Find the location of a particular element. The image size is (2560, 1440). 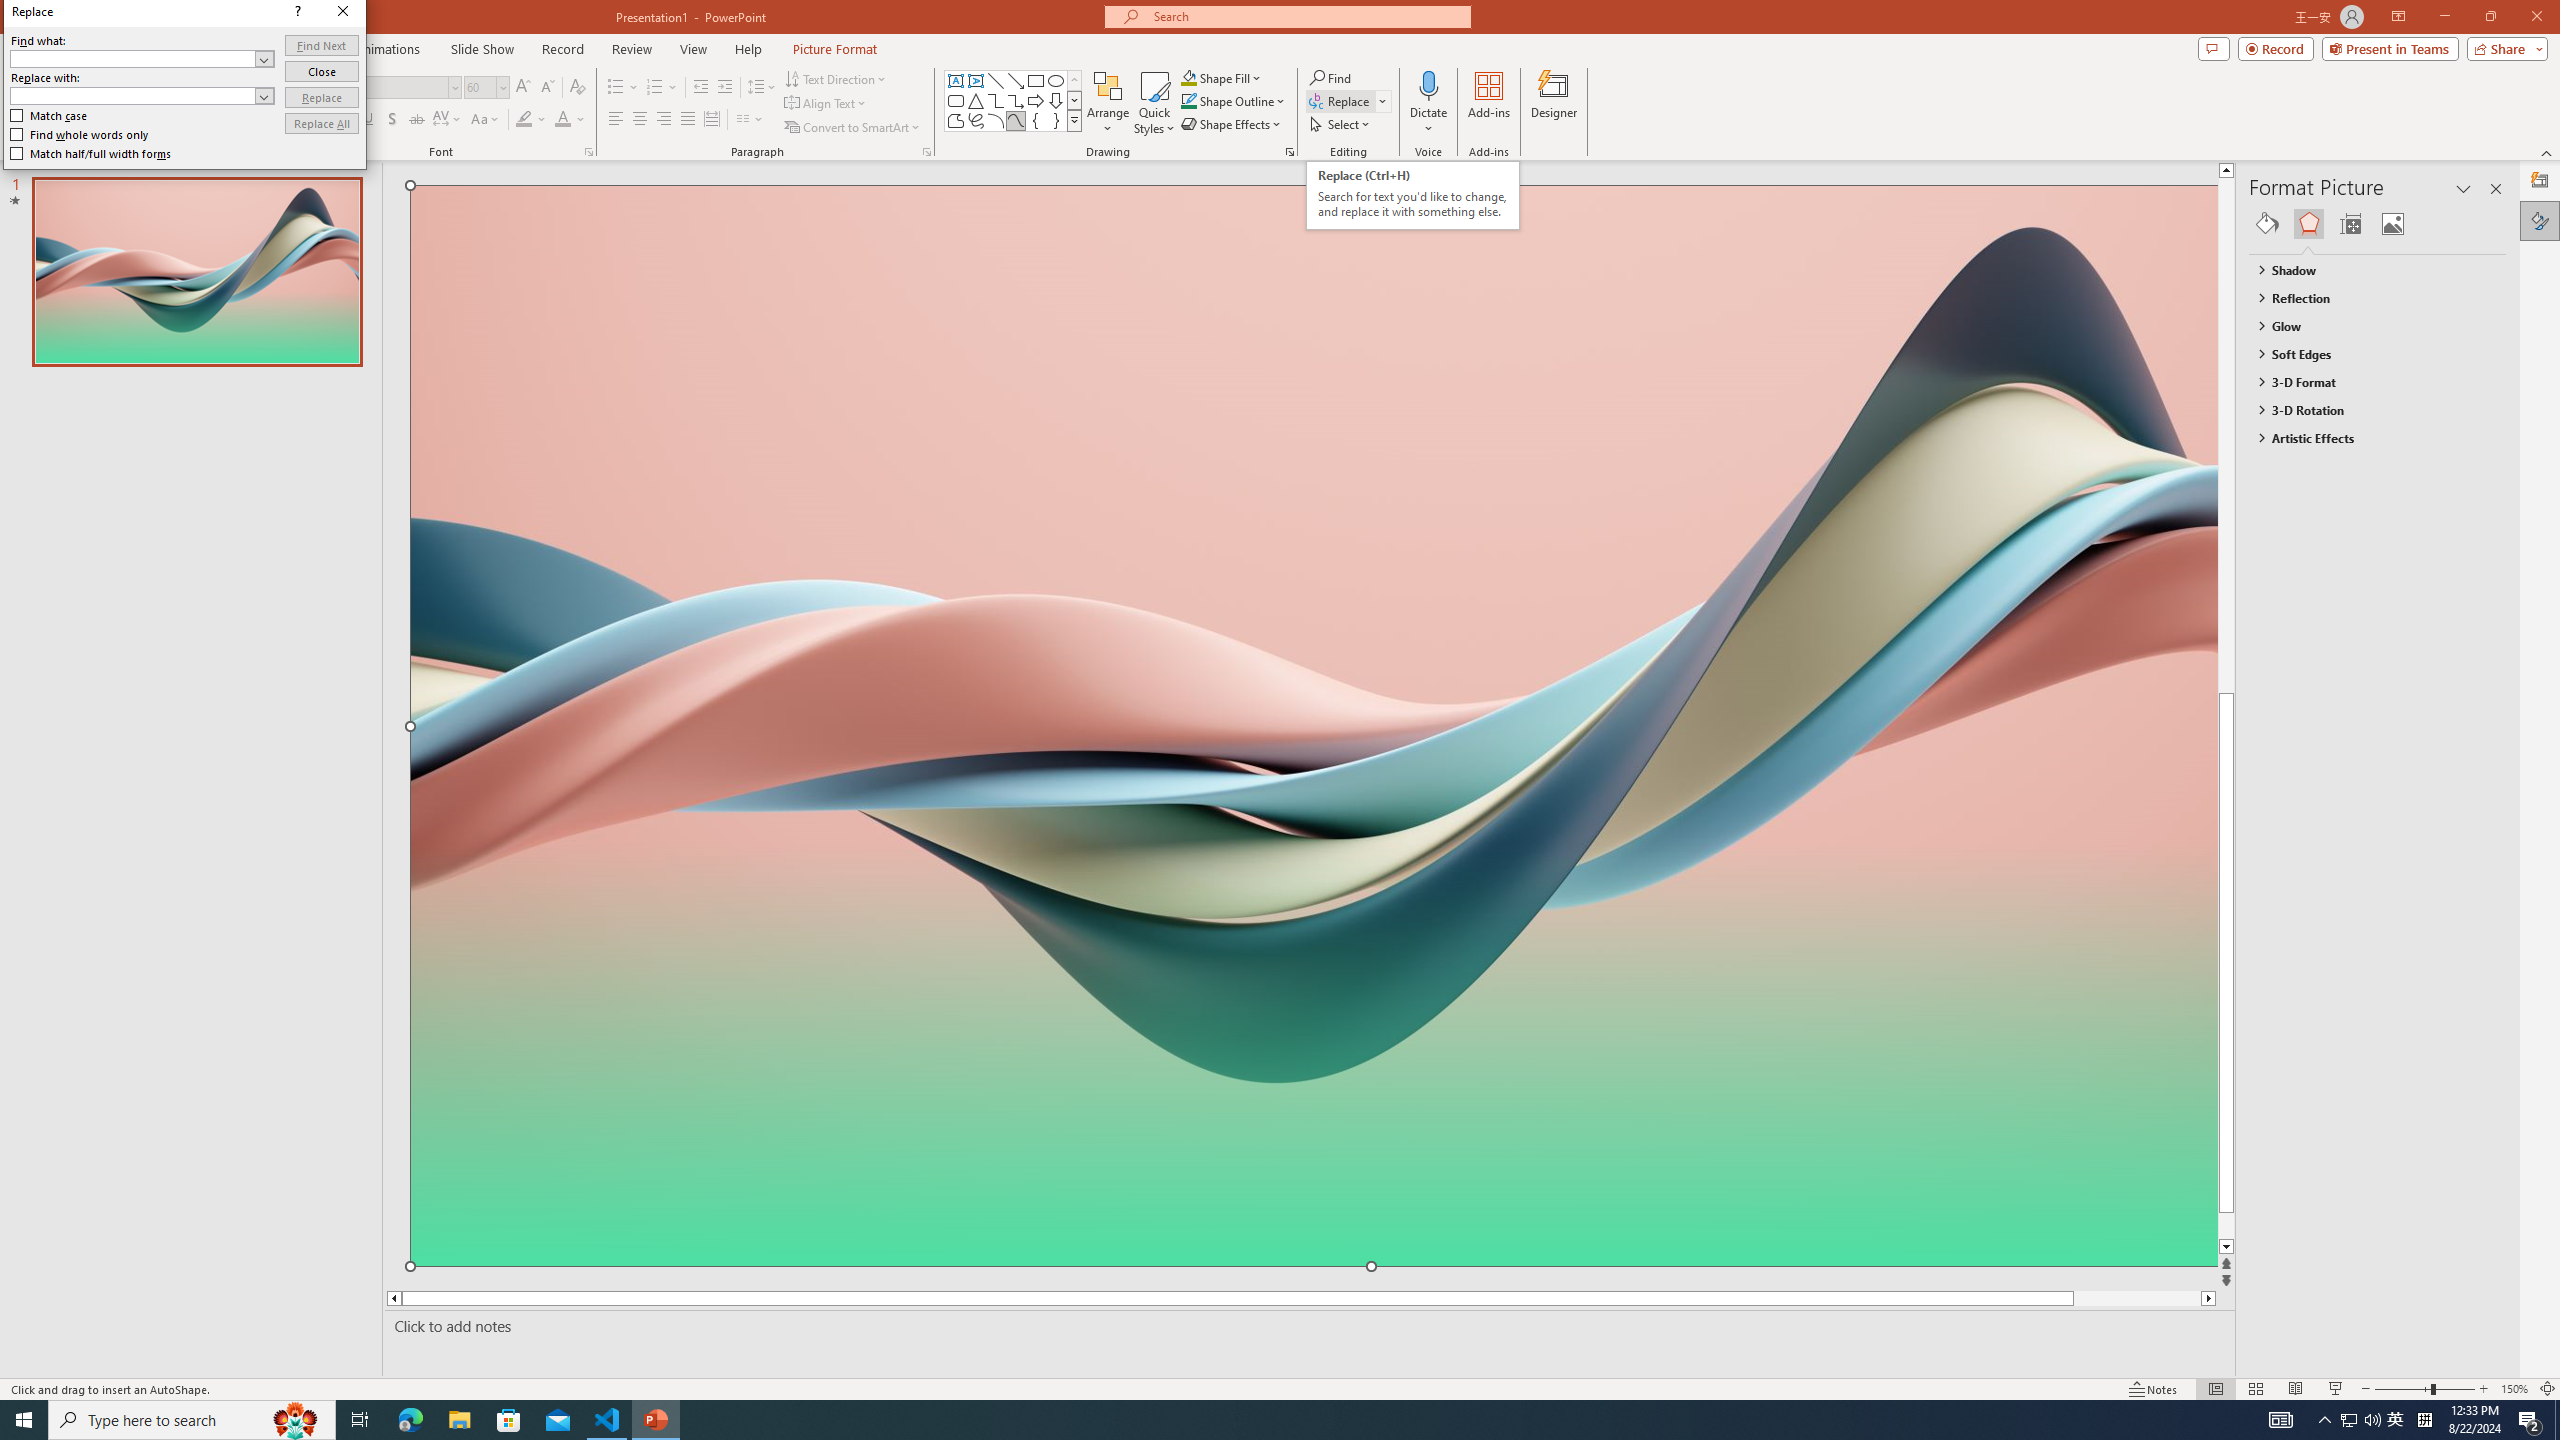

'Vertical Text Box' is located at coordinates (974, 80).